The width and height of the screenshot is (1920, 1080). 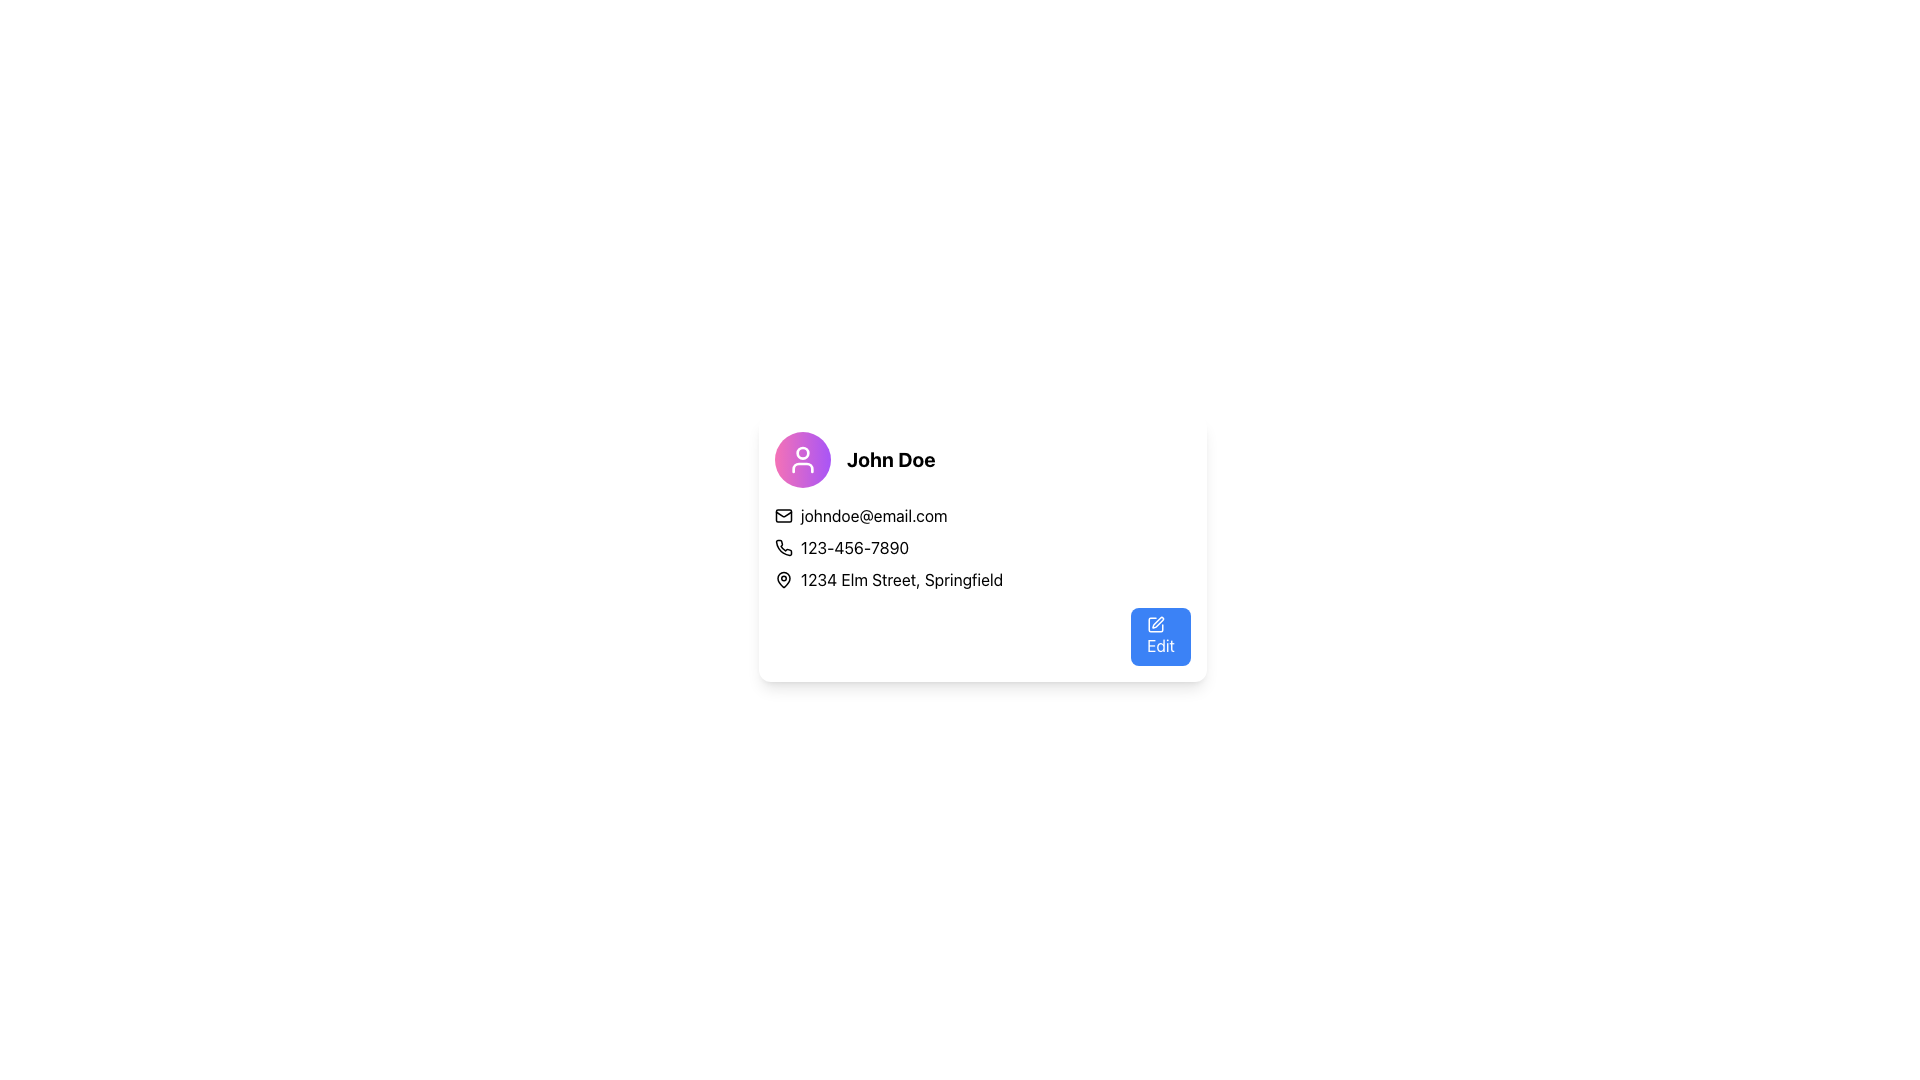 What do you see at coordinates (1161, 636) in the screenshot?
I see `the 'Edit' button, which is a rounded rectangular button with a blue background and a white icon of a square pen at the top, located at the bottom-right corner of the user information card` at bounding box center [1161, 636].